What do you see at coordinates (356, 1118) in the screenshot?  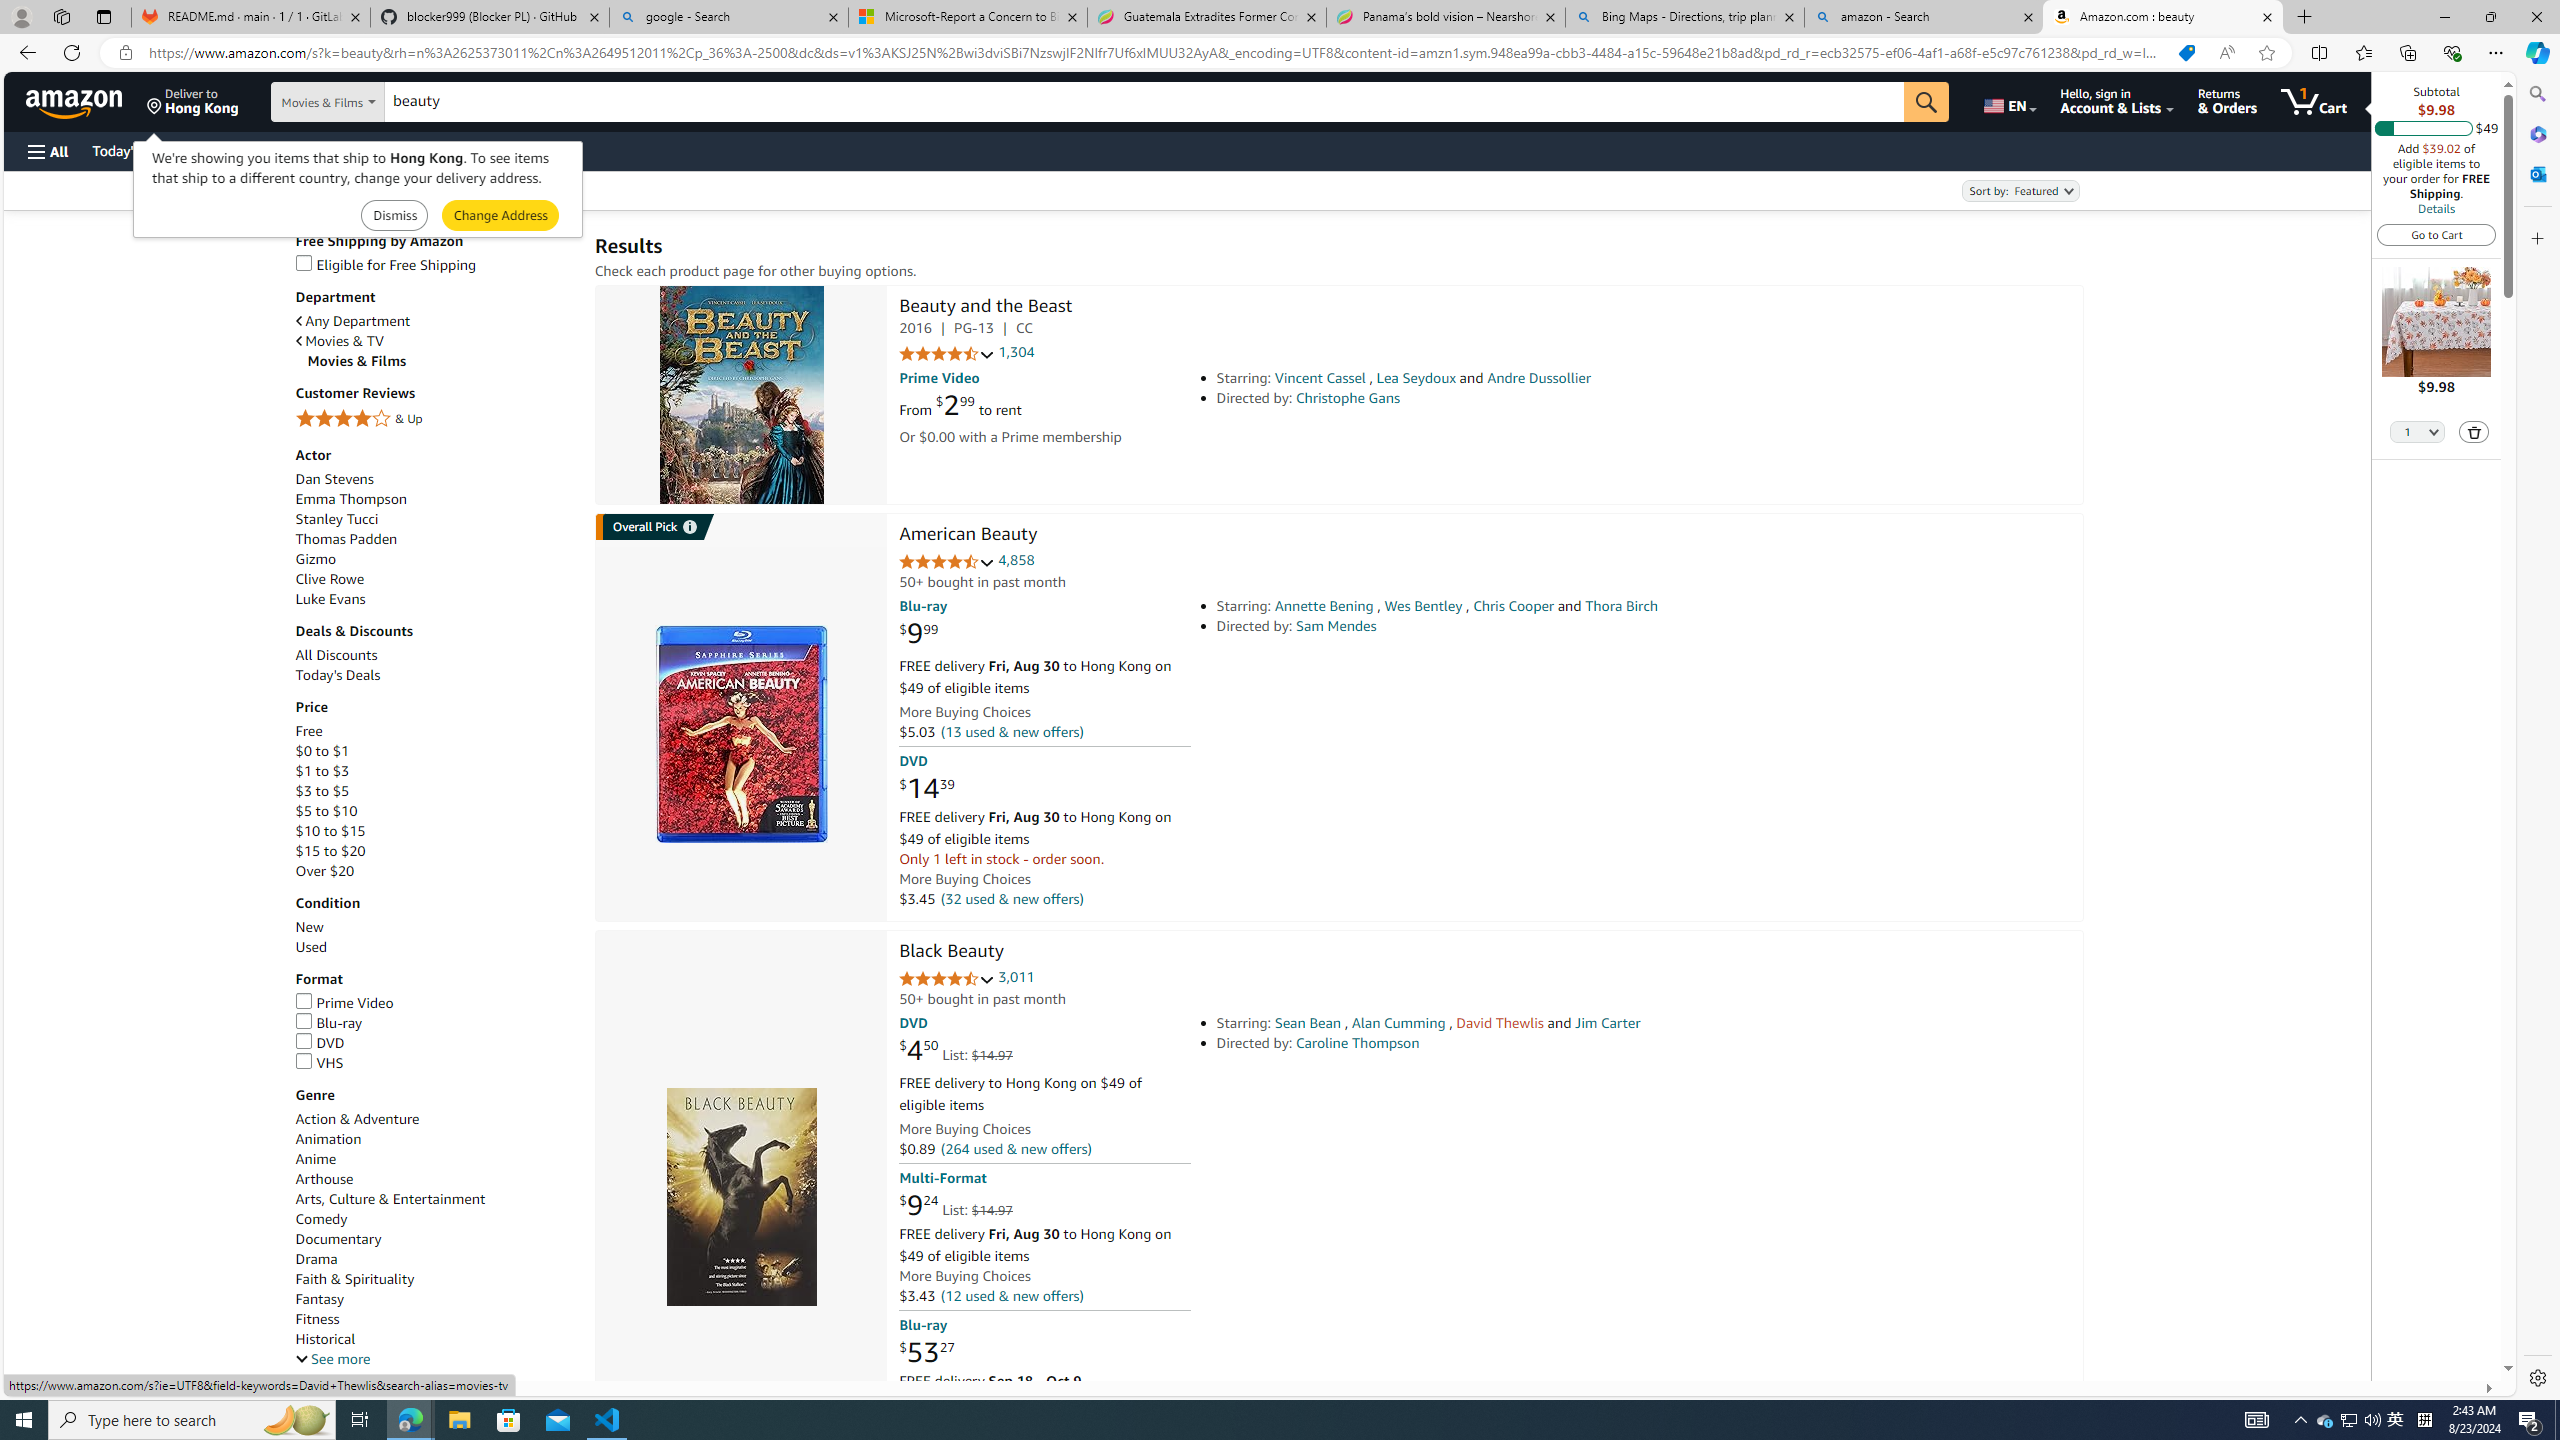 I see `'Action & Adventure'` at bounding box center [356, 1118].